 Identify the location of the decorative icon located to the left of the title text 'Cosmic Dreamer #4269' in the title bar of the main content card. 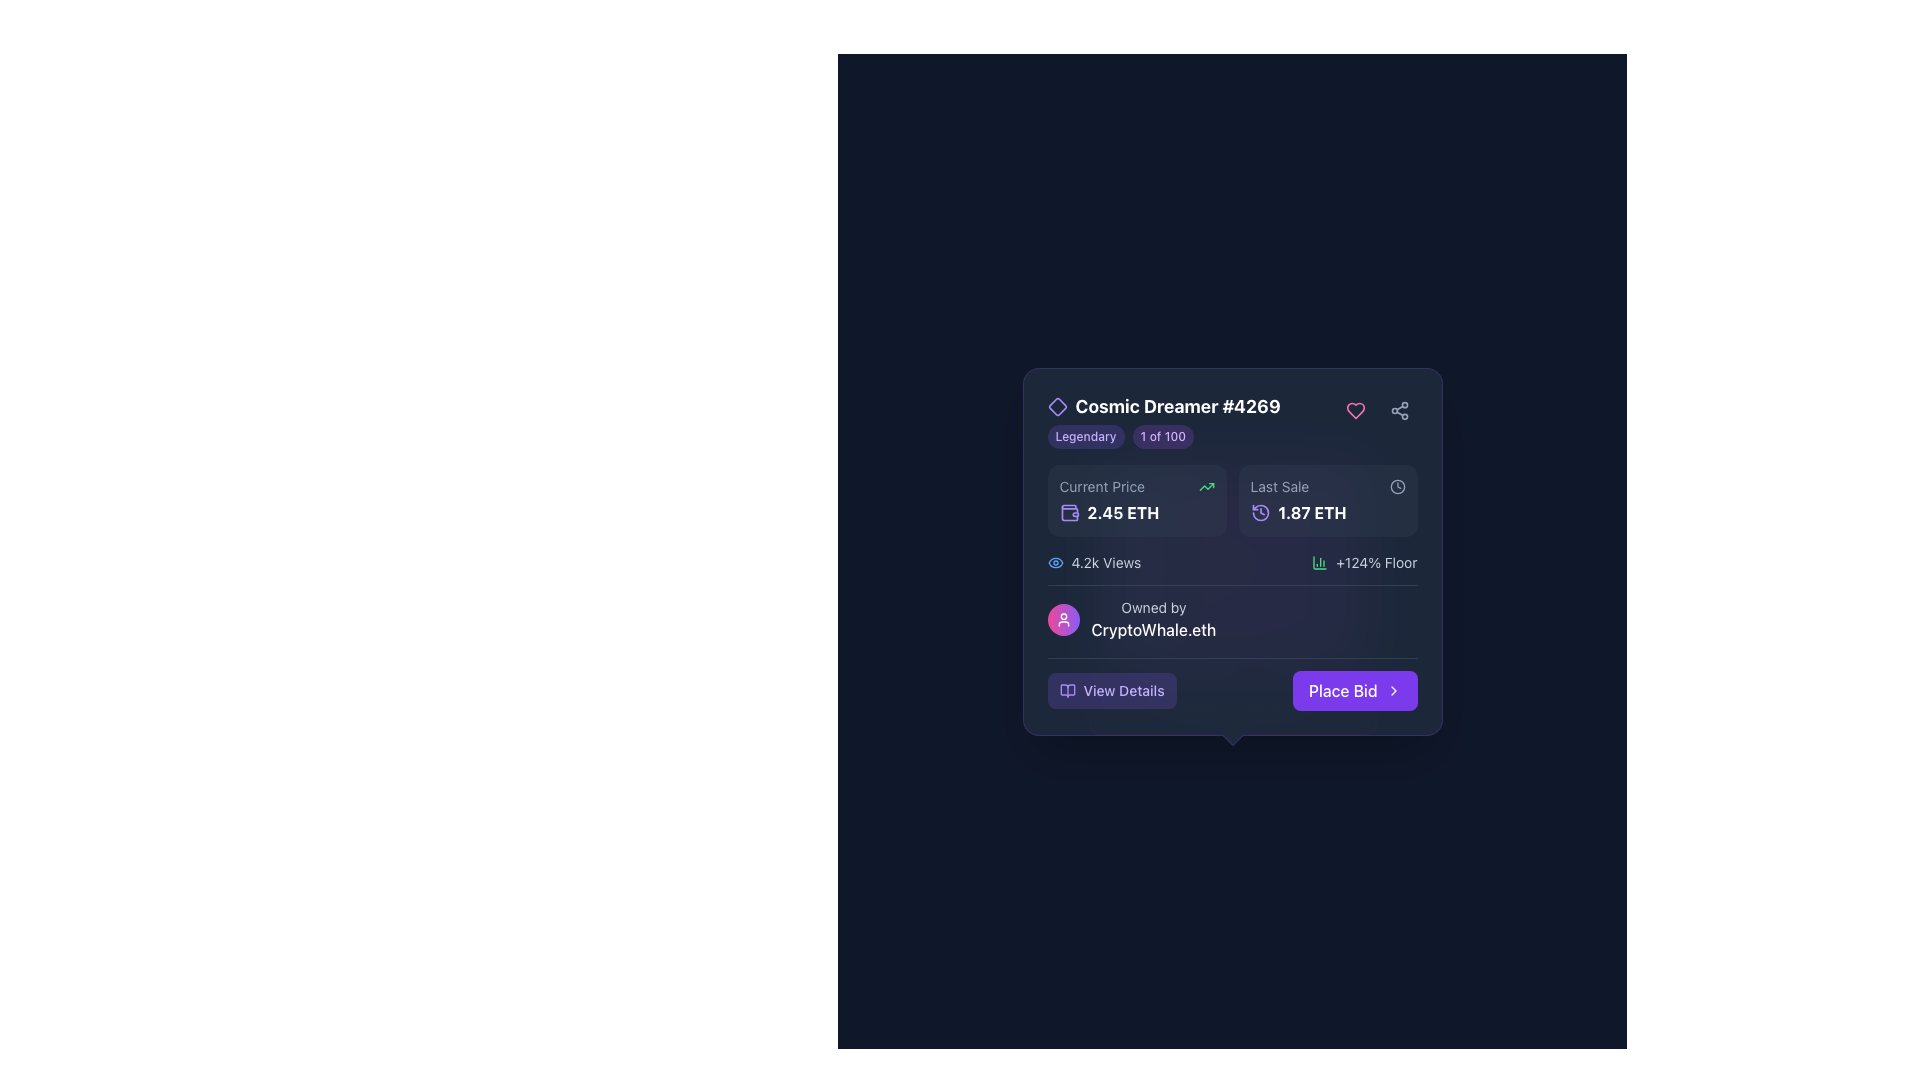
(1056, 406).